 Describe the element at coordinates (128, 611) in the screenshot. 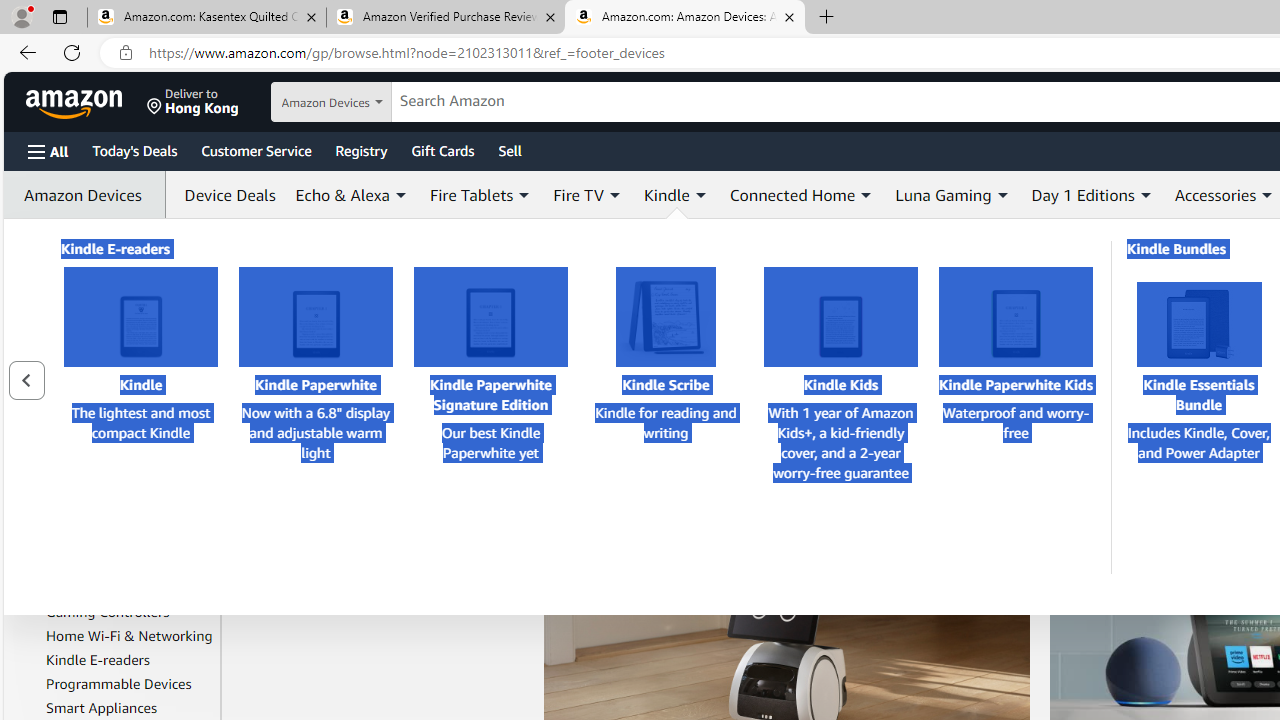

I see `'Gaming Controllers'` at that location.